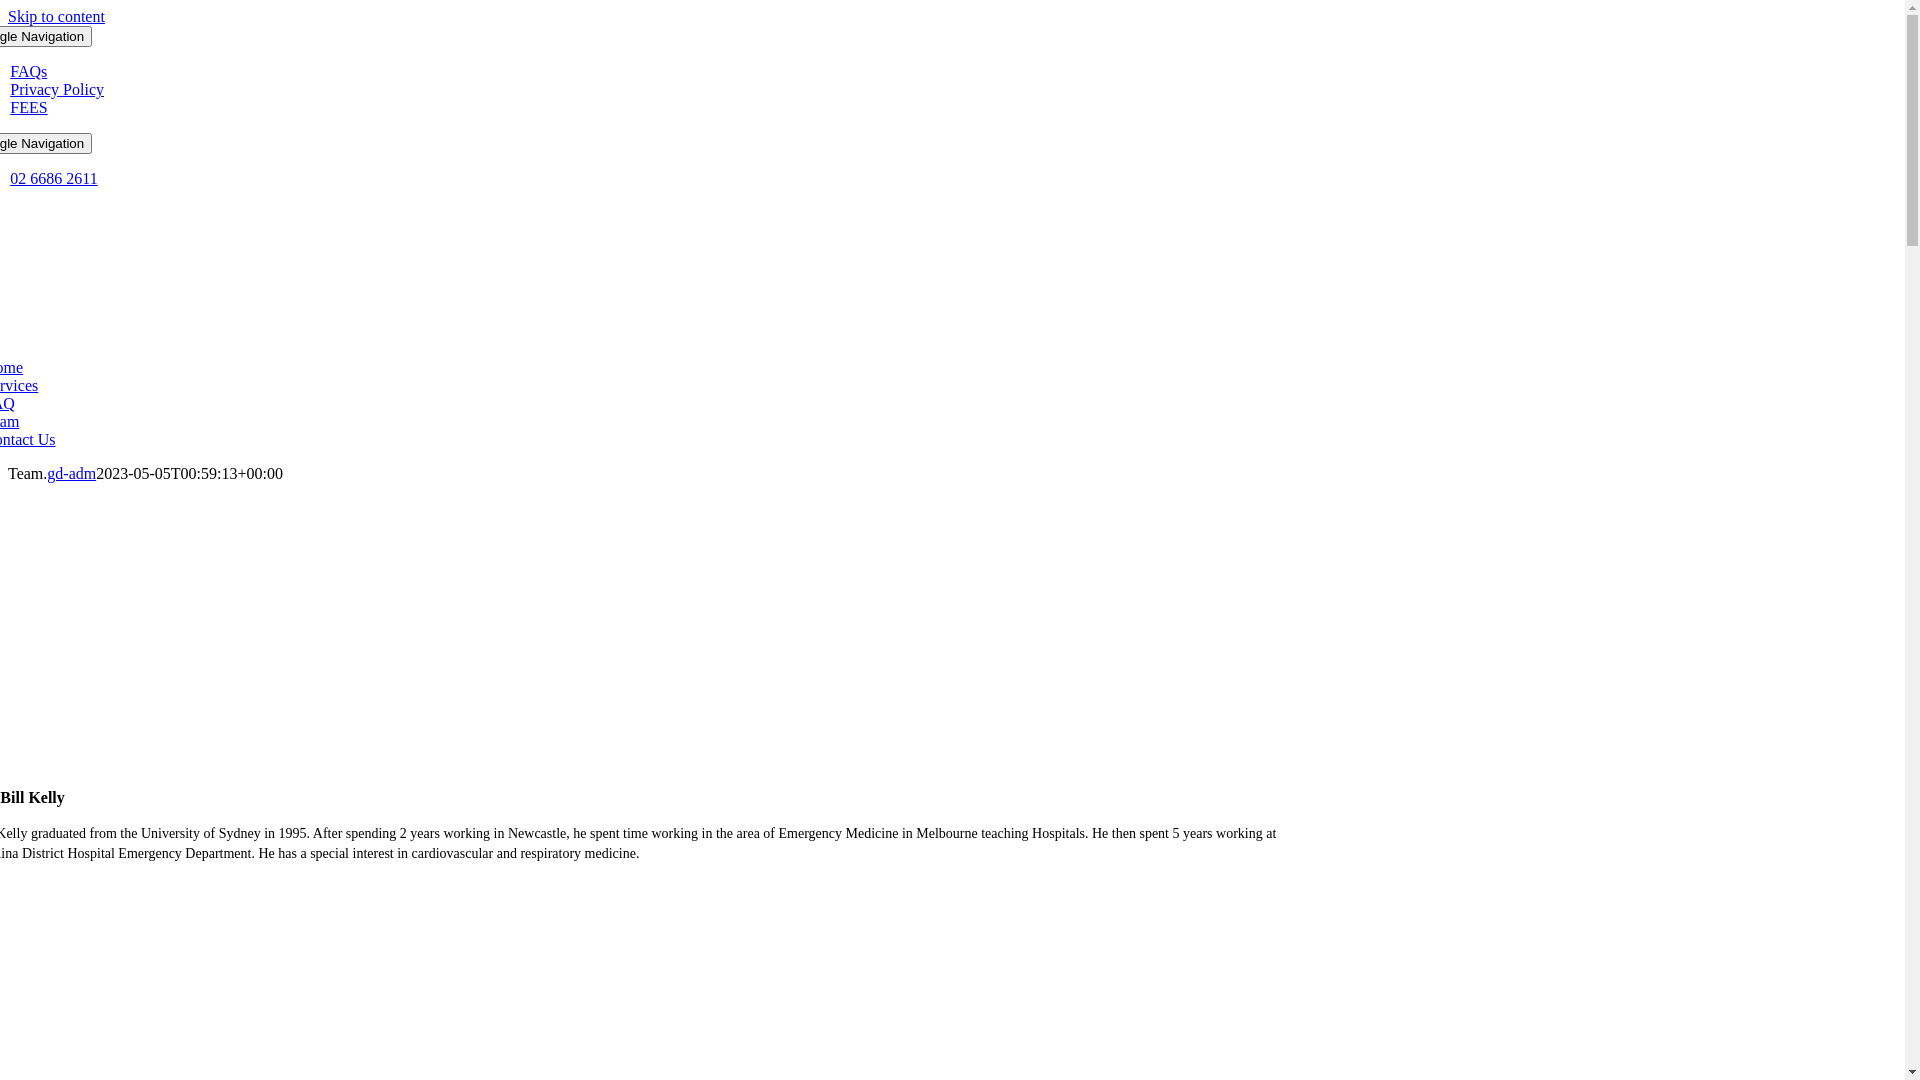 The image size is (1920, 1080). Describe the element at coordinates (28, 107) in the screenshot. I see `'FEES'` at that location.